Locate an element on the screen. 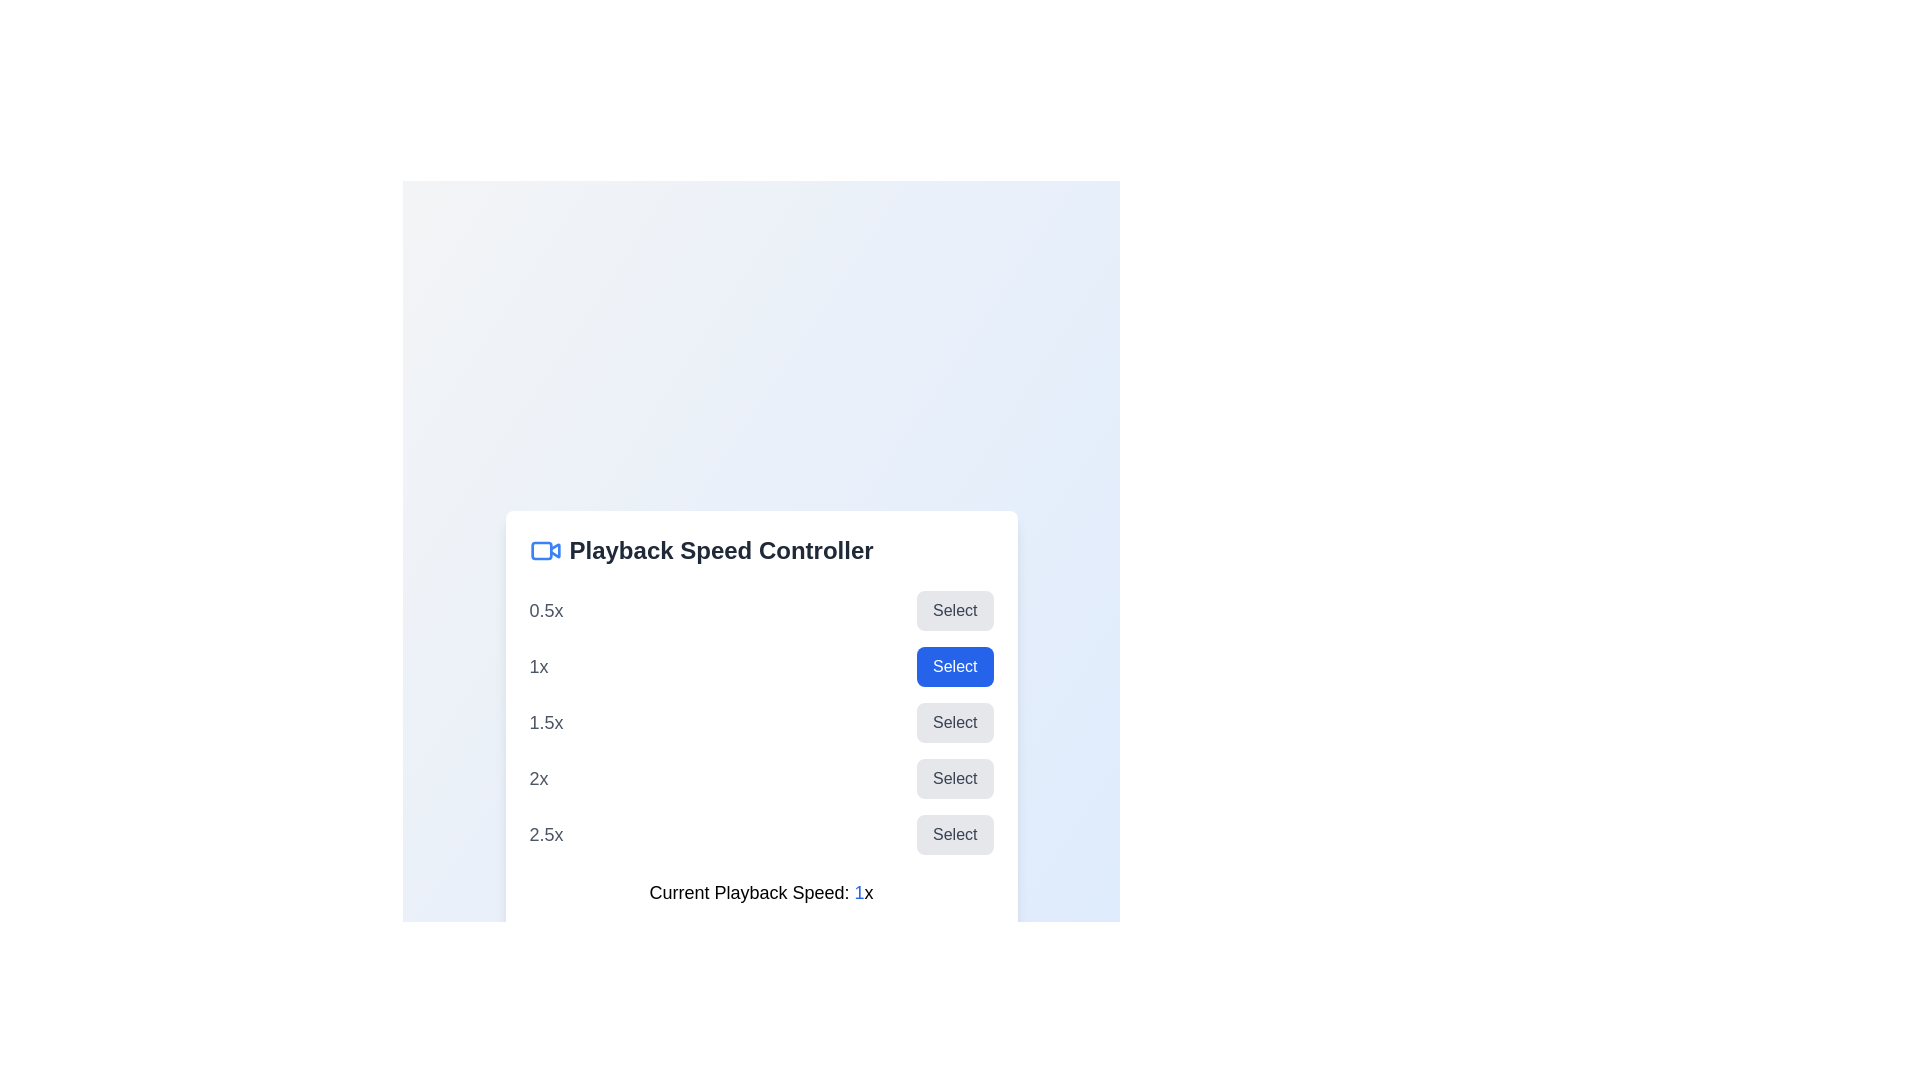  the Text Label that displays the currently active playback speed of the media player, located at the bottom of the 'Playback Speed Controller' component is located at coordinates (760, 892).